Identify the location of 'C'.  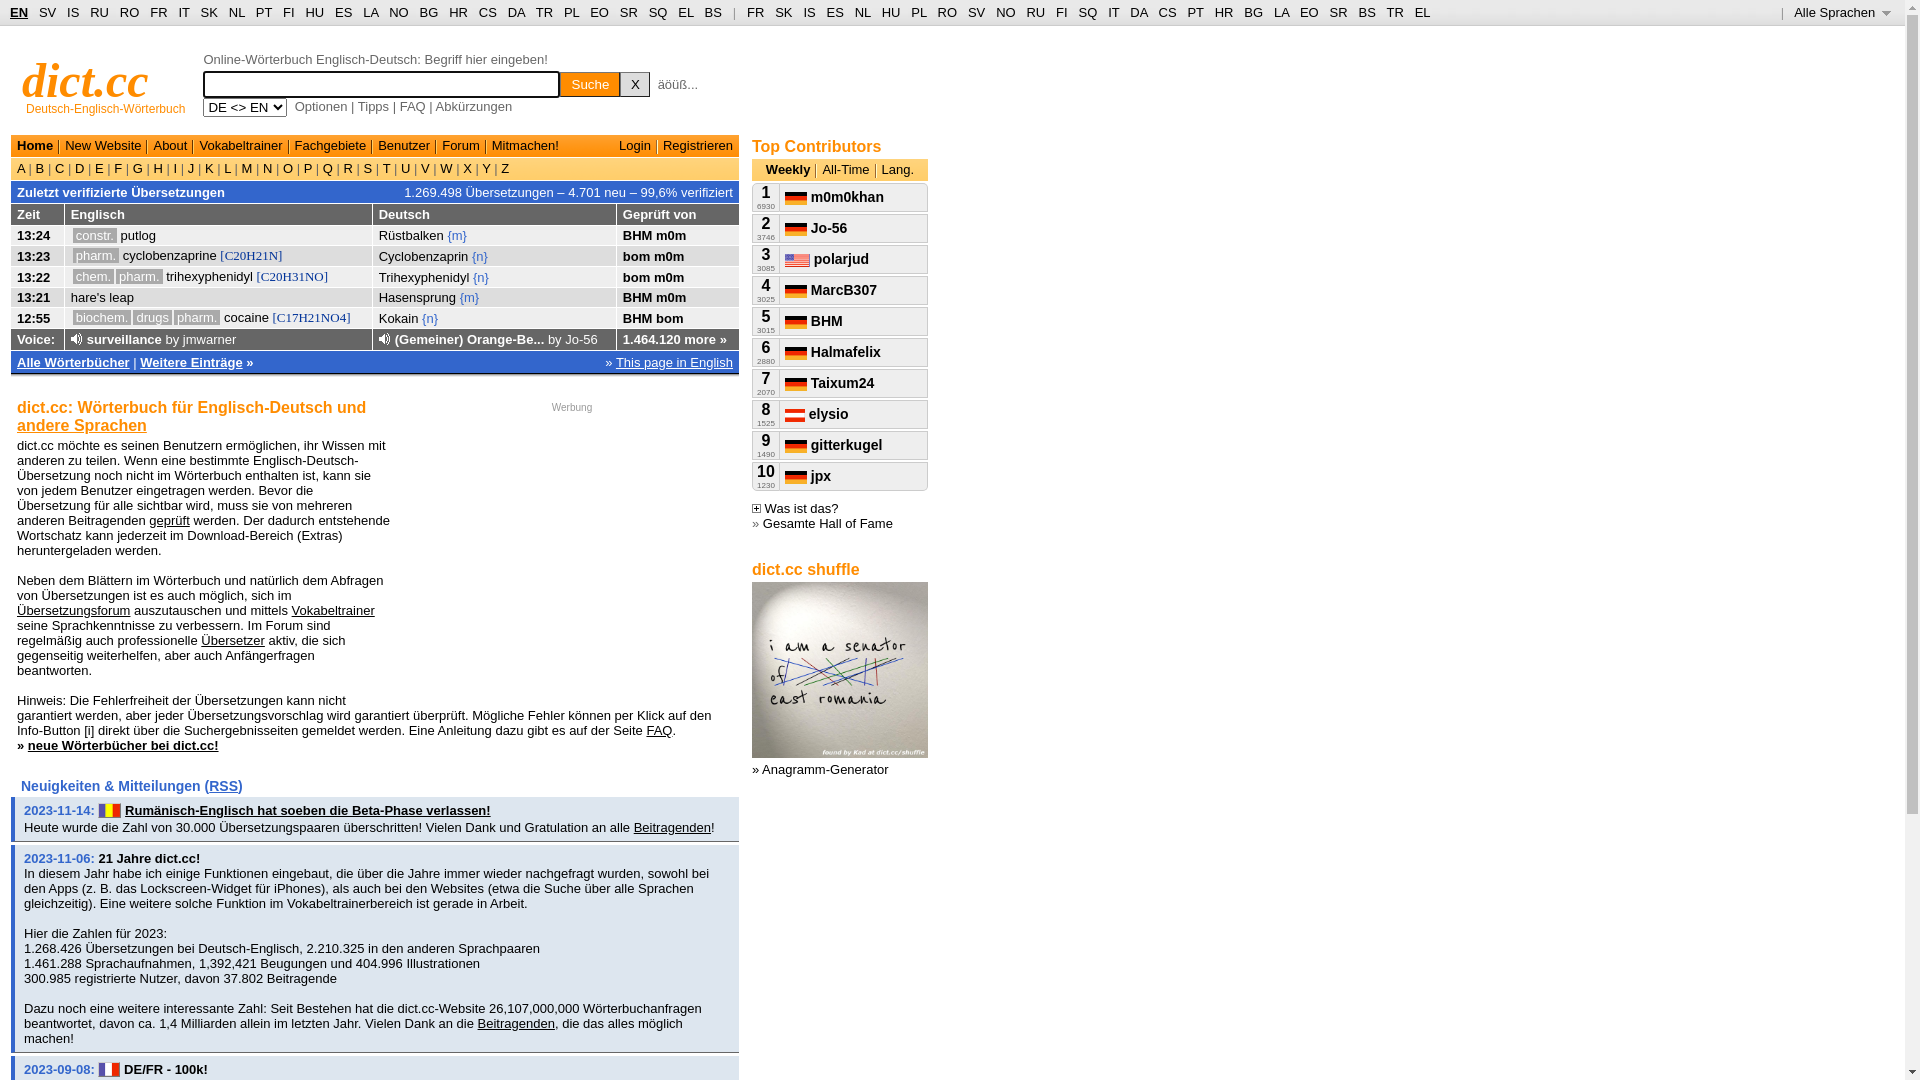
(59, 167).